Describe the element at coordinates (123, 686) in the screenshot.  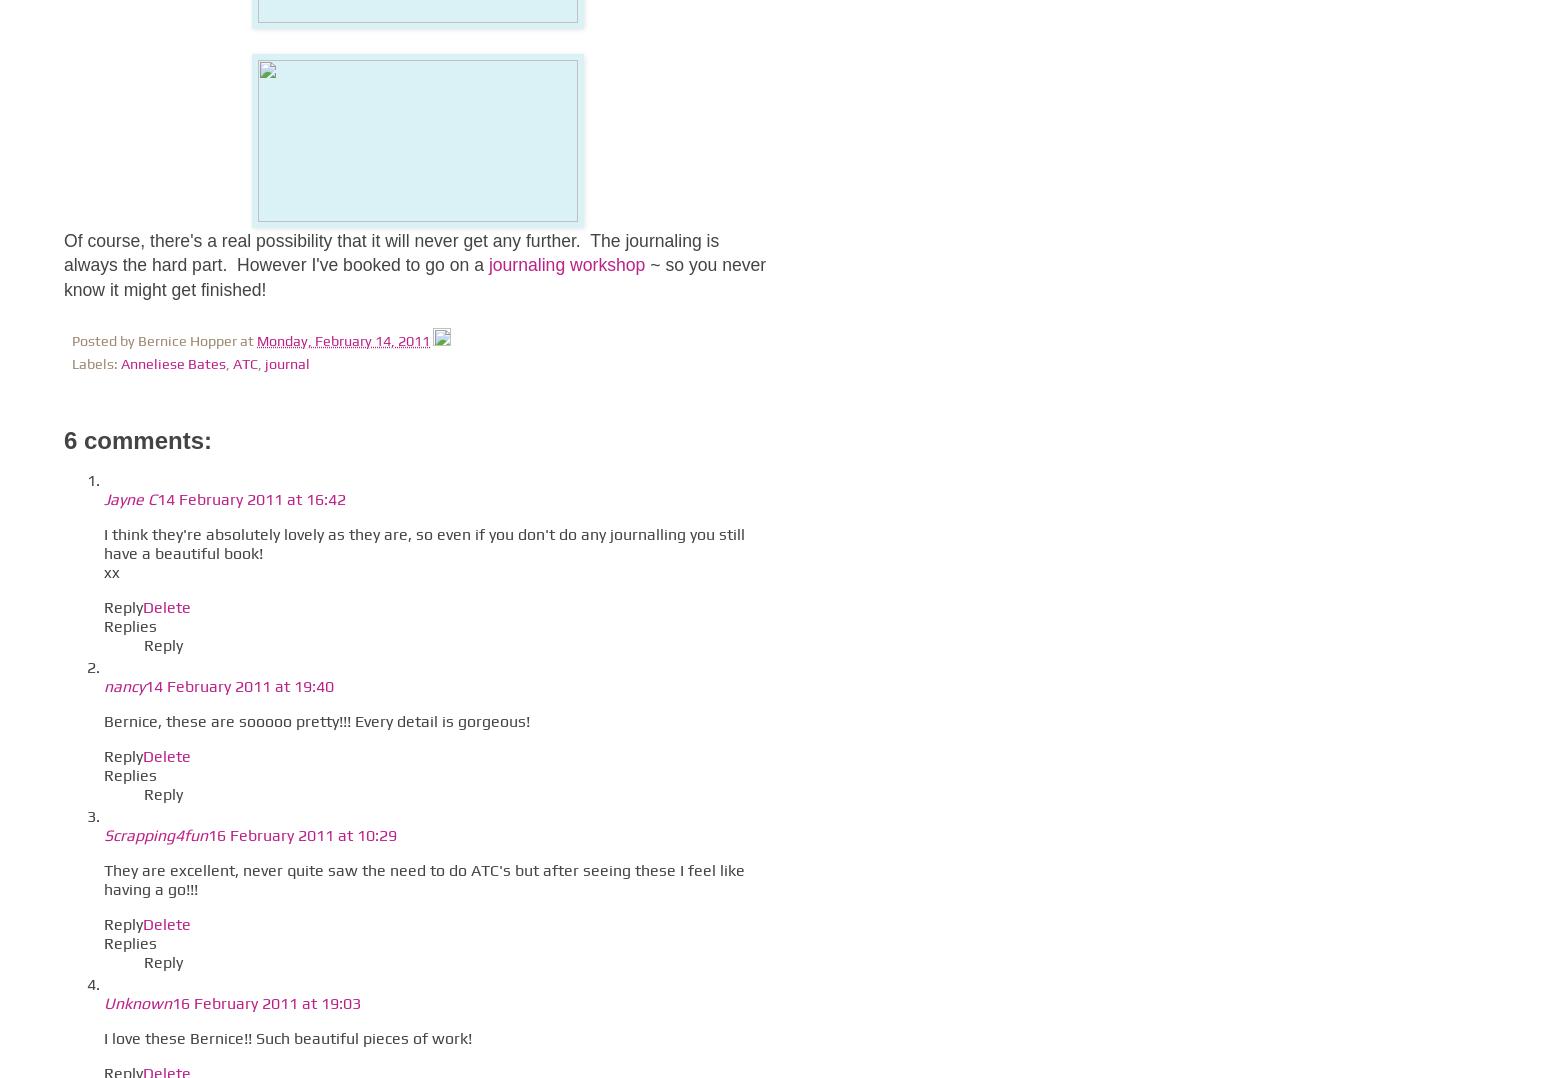
I see `'nancy'` at that location.